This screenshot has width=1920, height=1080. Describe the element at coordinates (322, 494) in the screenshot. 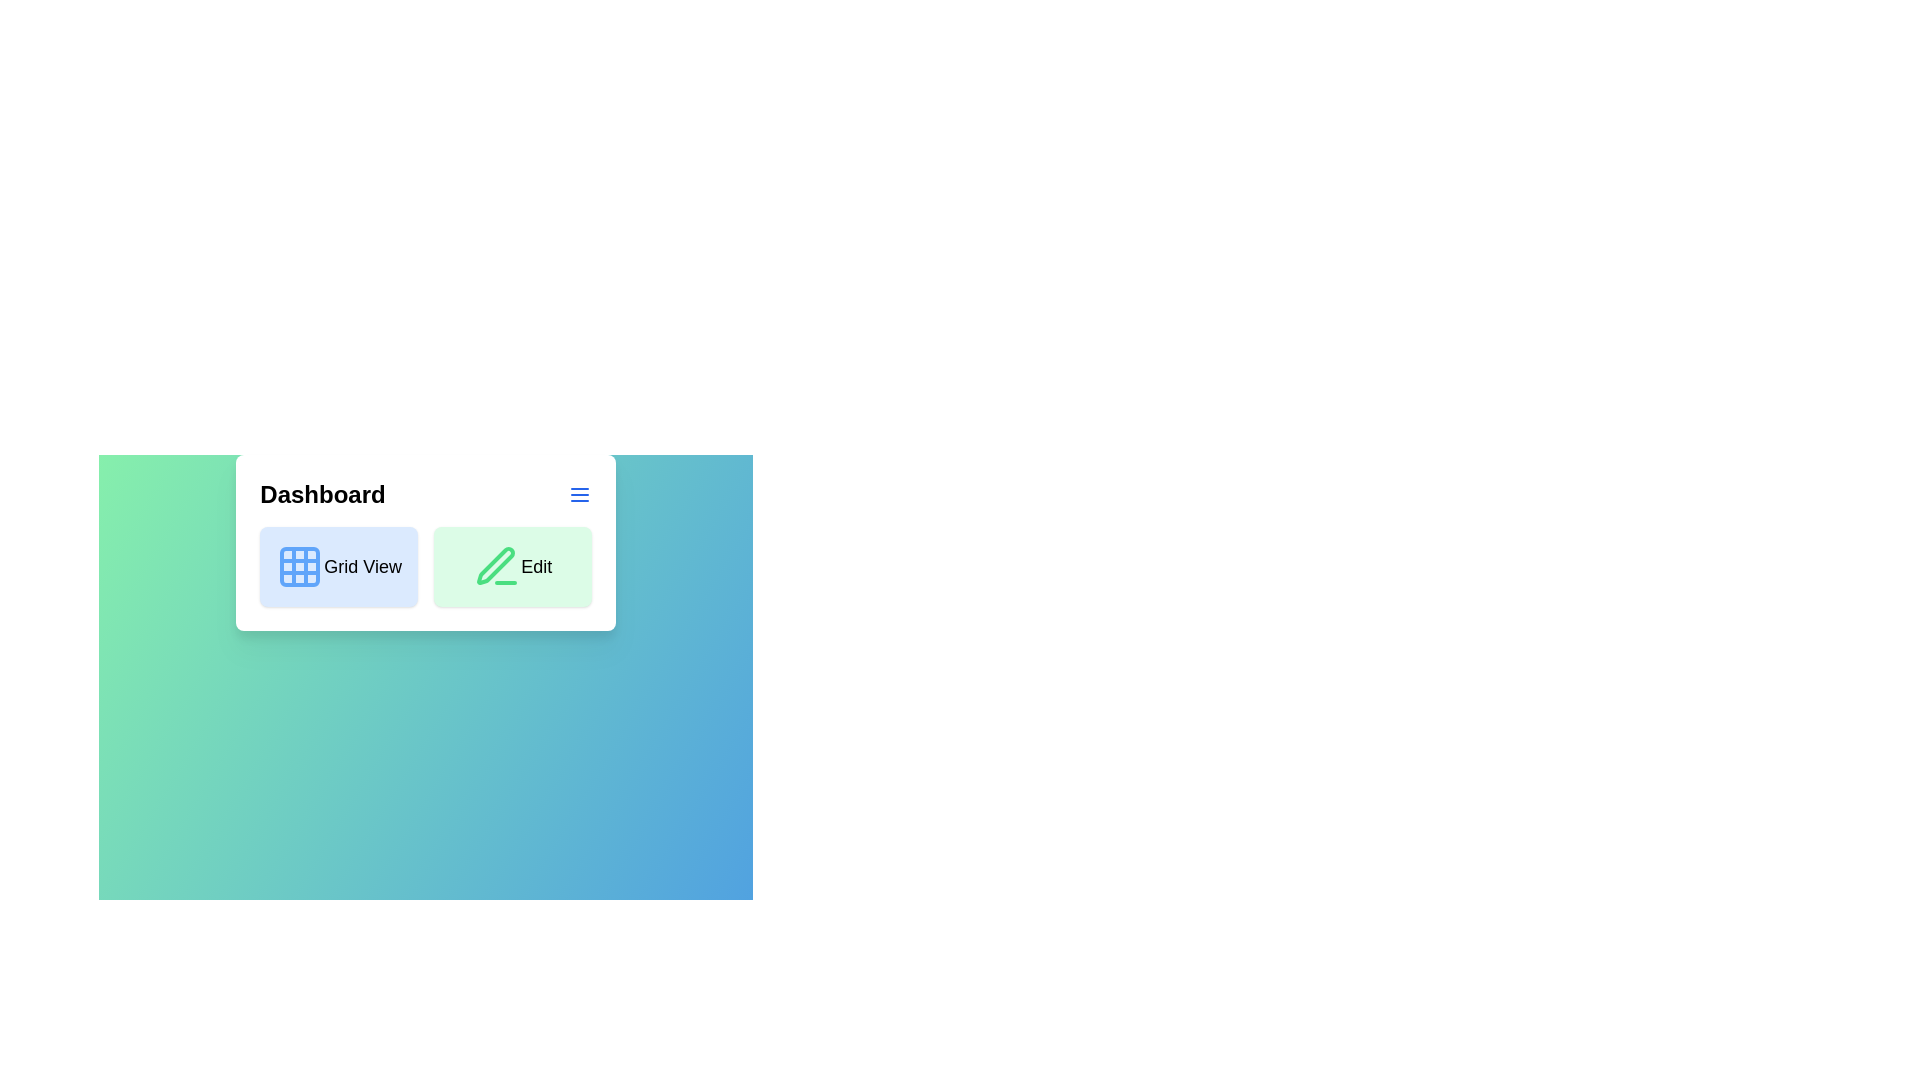

I see `the 'Dashboard' title for inspection` at that location.